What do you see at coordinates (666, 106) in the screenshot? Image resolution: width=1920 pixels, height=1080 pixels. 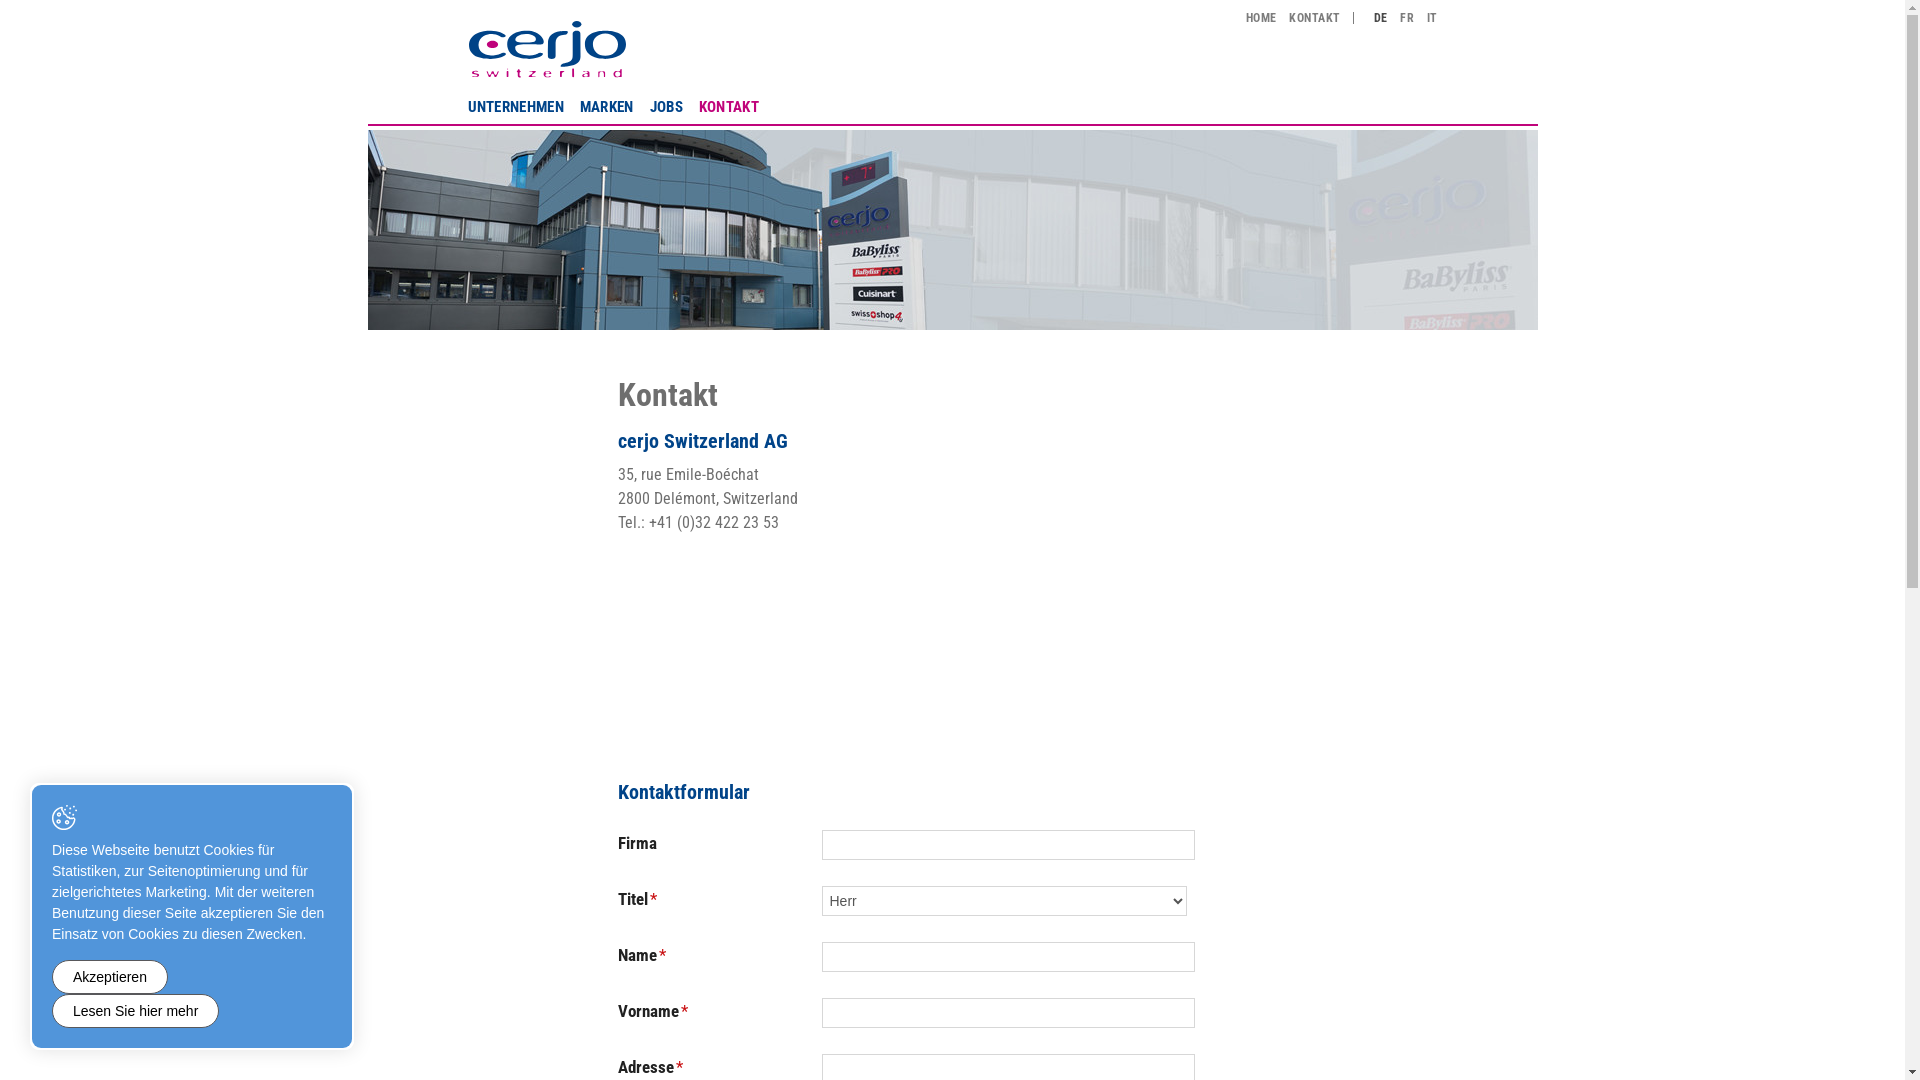 I see `'JOBS'` at bounding box center [666, 106].